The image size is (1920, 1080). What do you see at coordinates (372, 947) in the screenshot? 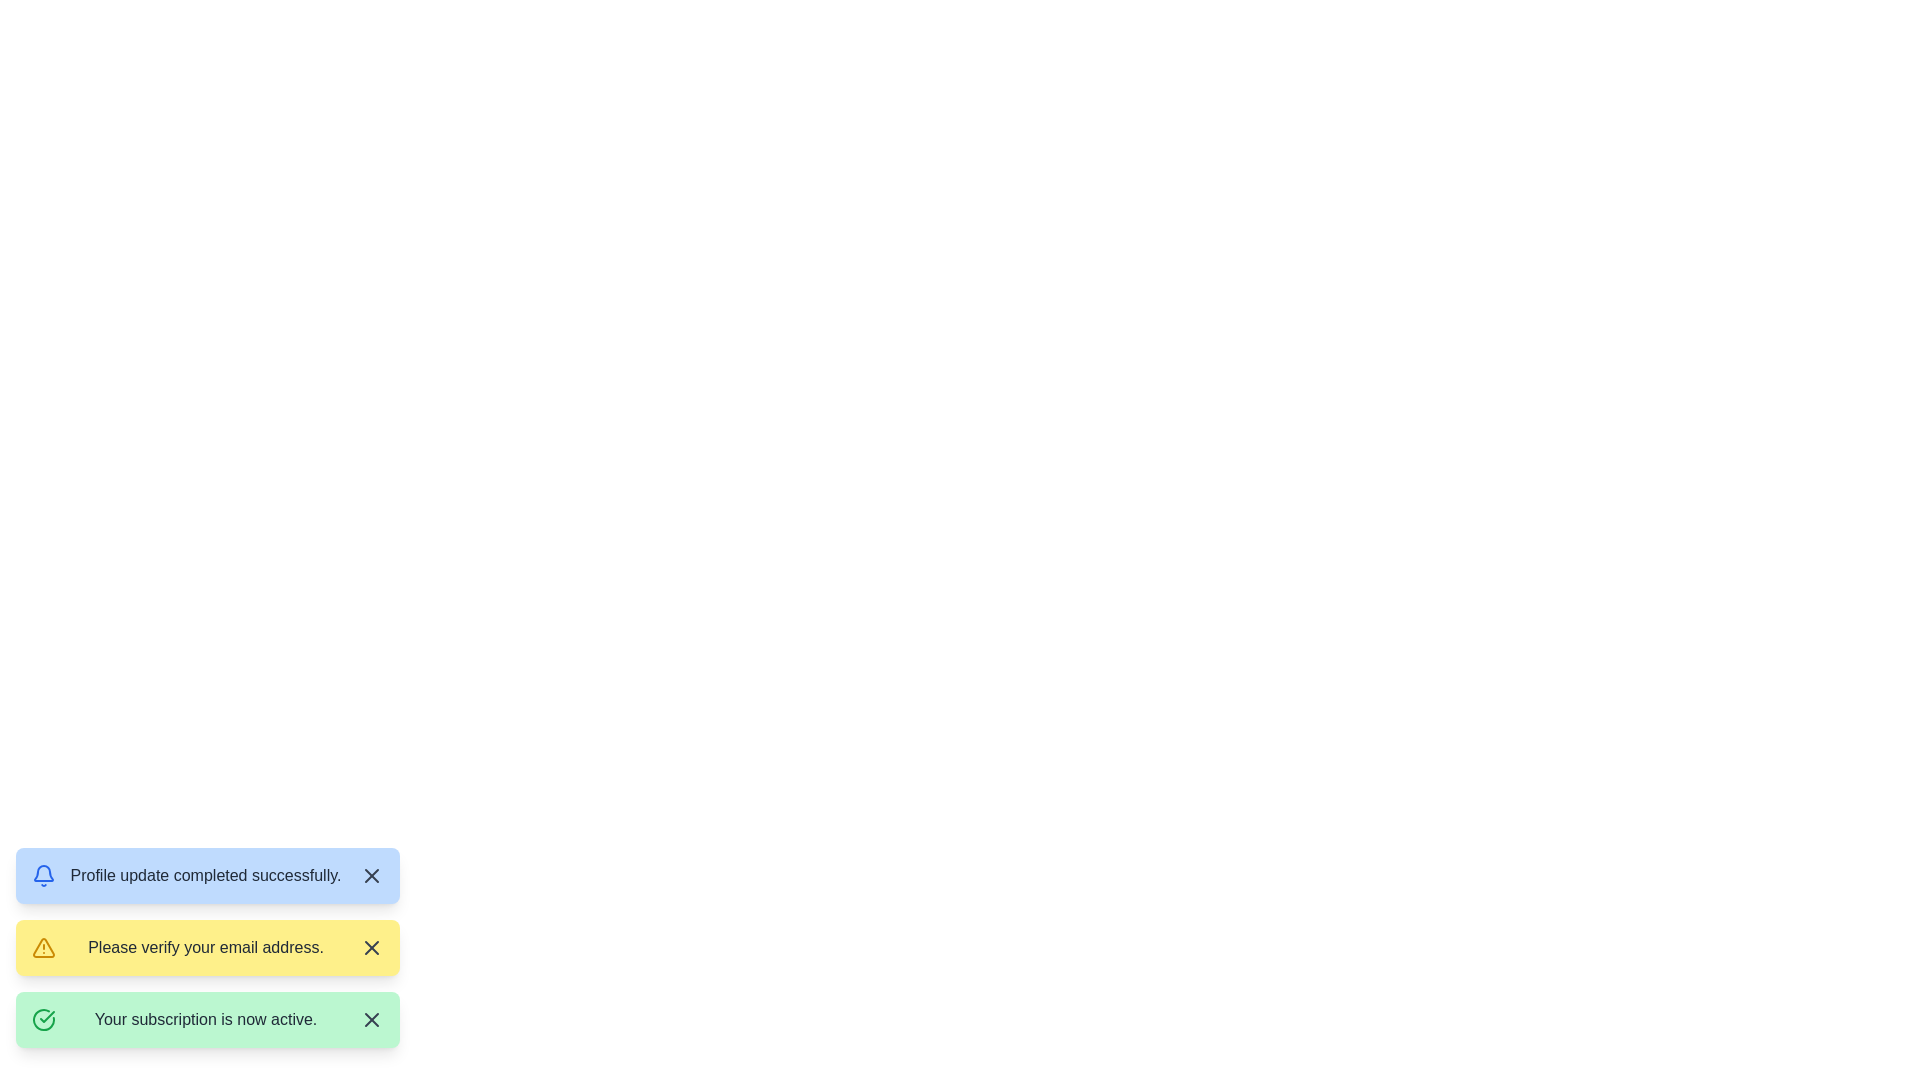
I see `the close button located in the top-right corner of the yellow notification box that displays 'Please verify your email address.'` at bounding box center [372, 947].